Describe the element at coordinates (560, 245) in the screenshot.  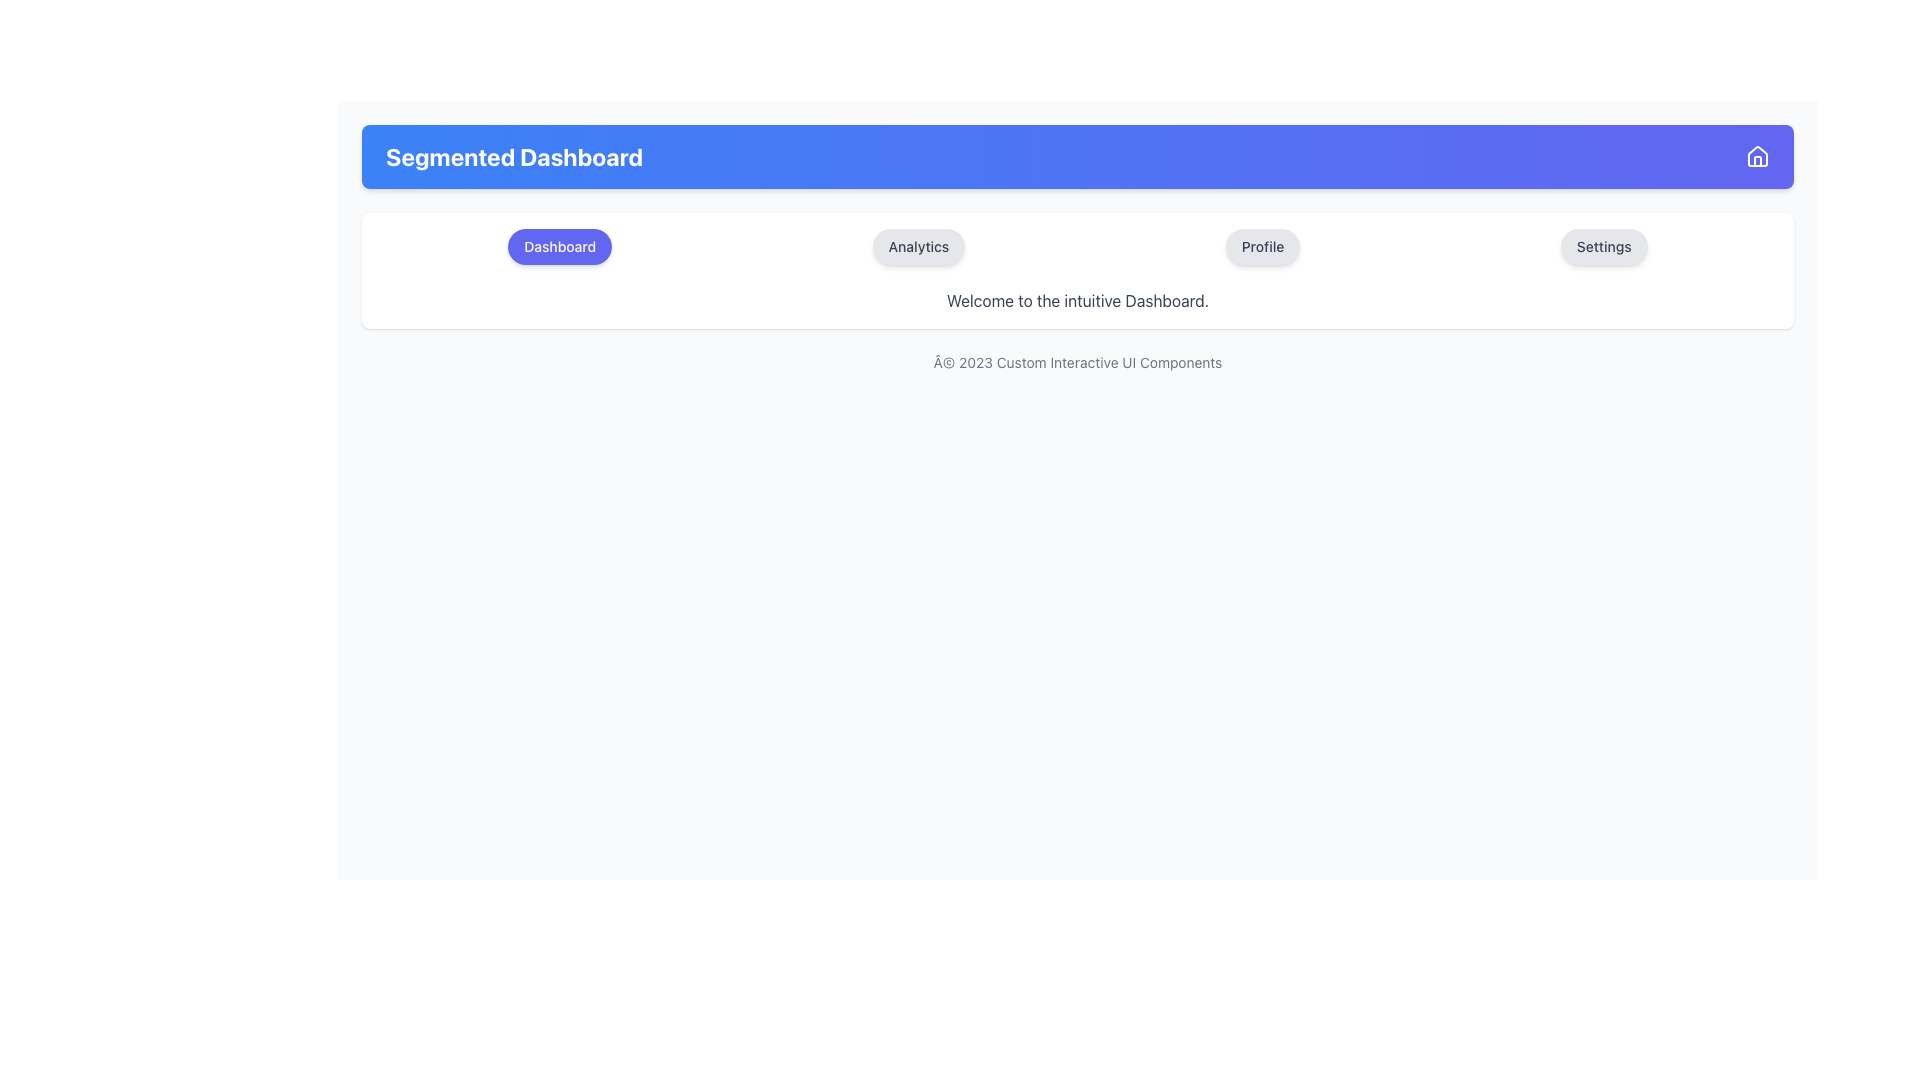
I see `the indigo button labeled 'Dashboard'` at that location.